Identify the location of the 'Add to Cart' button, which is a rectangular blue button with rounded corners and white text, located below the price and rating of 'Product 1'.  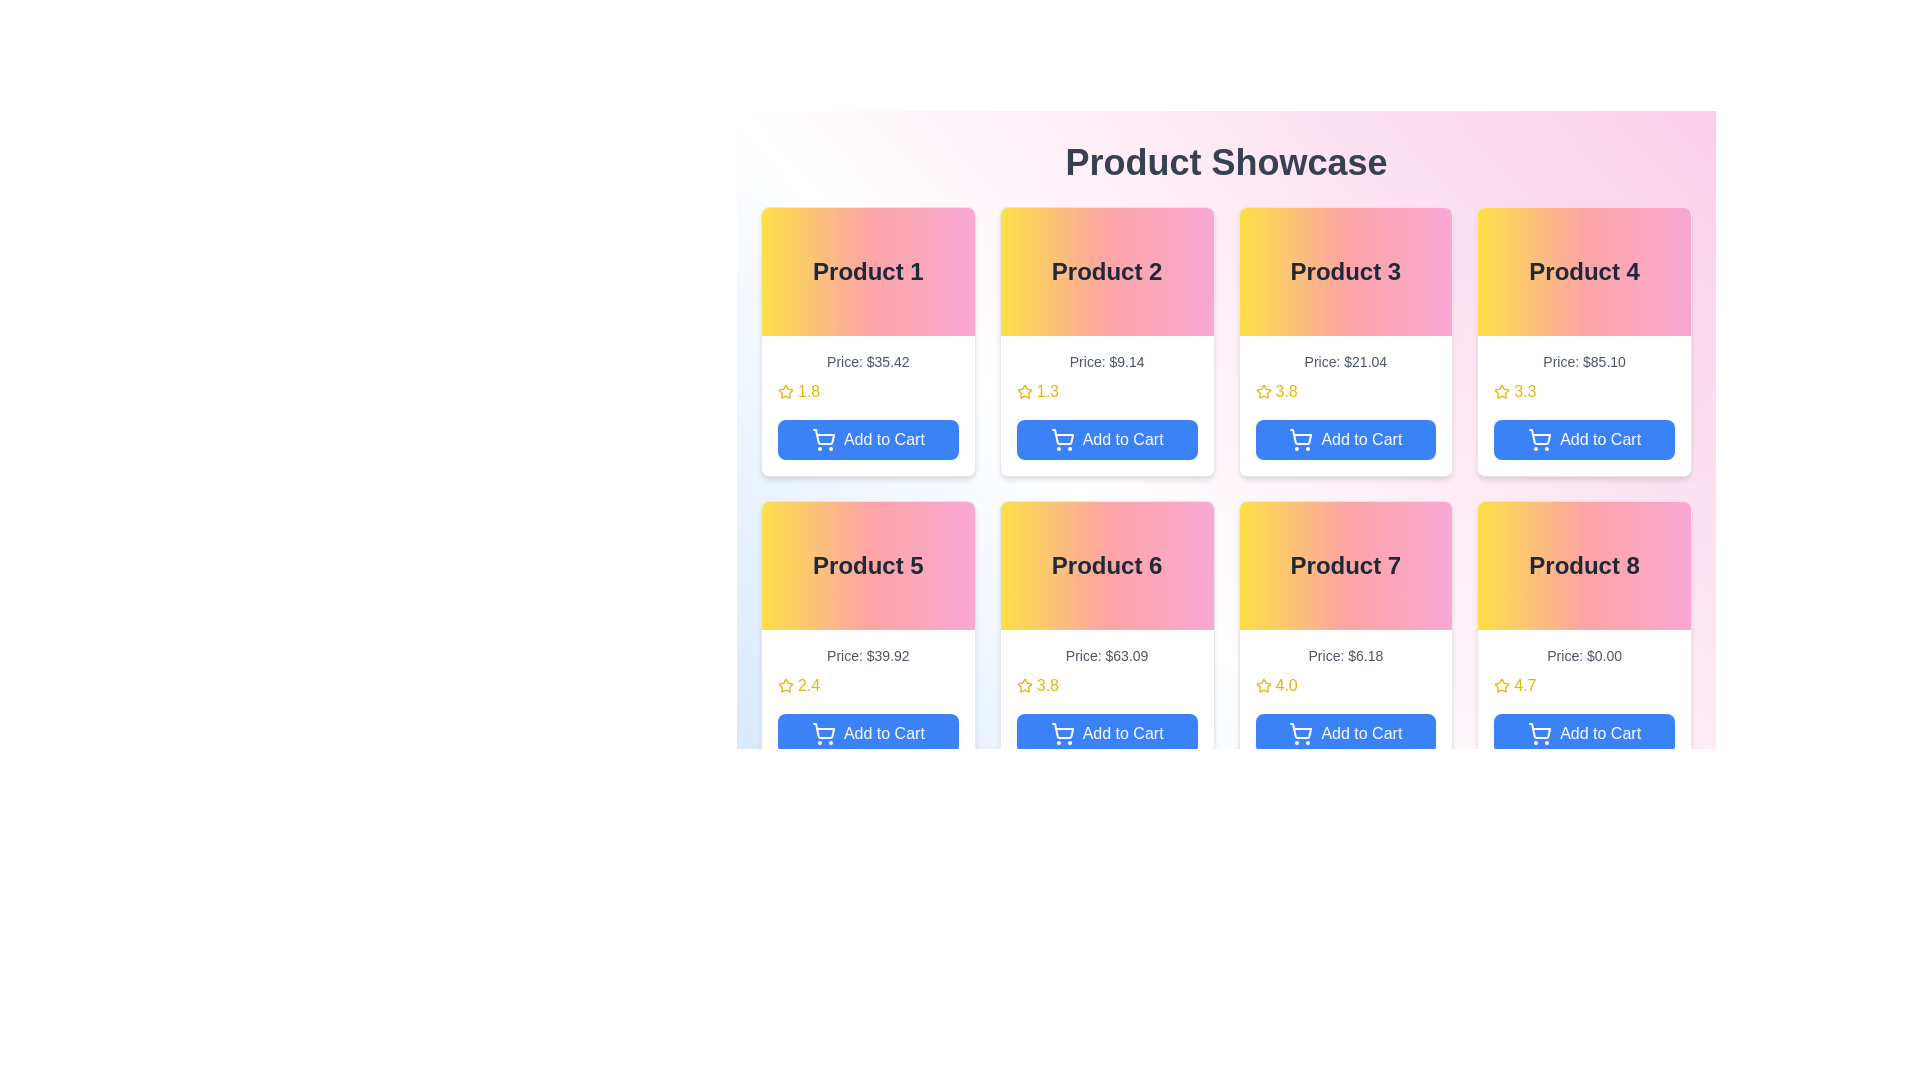
(868, 438).